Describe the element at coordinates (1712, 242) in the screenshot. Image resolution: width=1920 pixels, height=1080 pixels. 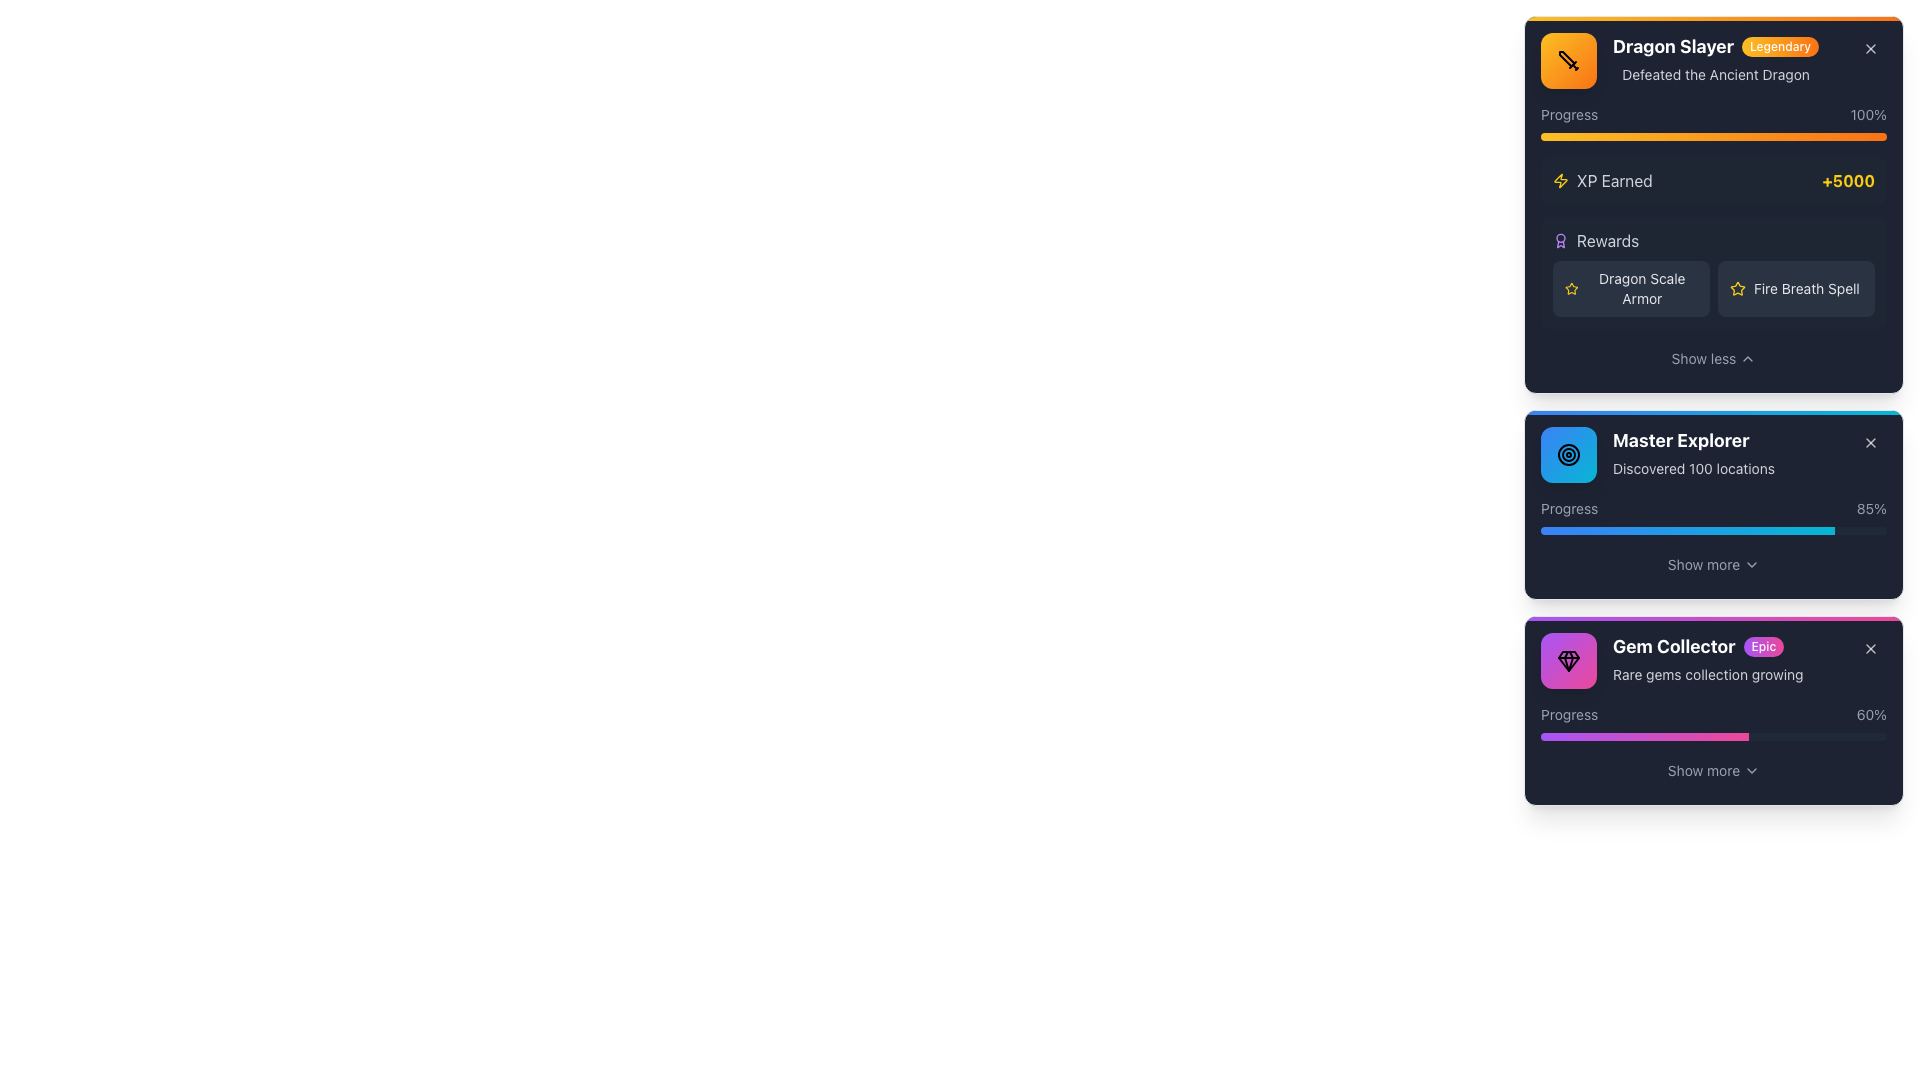
I see `information displayed in the 'XP Earned' informational panel, which shows the title 'XP Earned', the value '+5000', and the 'Rewards' section containing 'Dragon Scale Armor' and 'Fire Breath Spell'` at that location.